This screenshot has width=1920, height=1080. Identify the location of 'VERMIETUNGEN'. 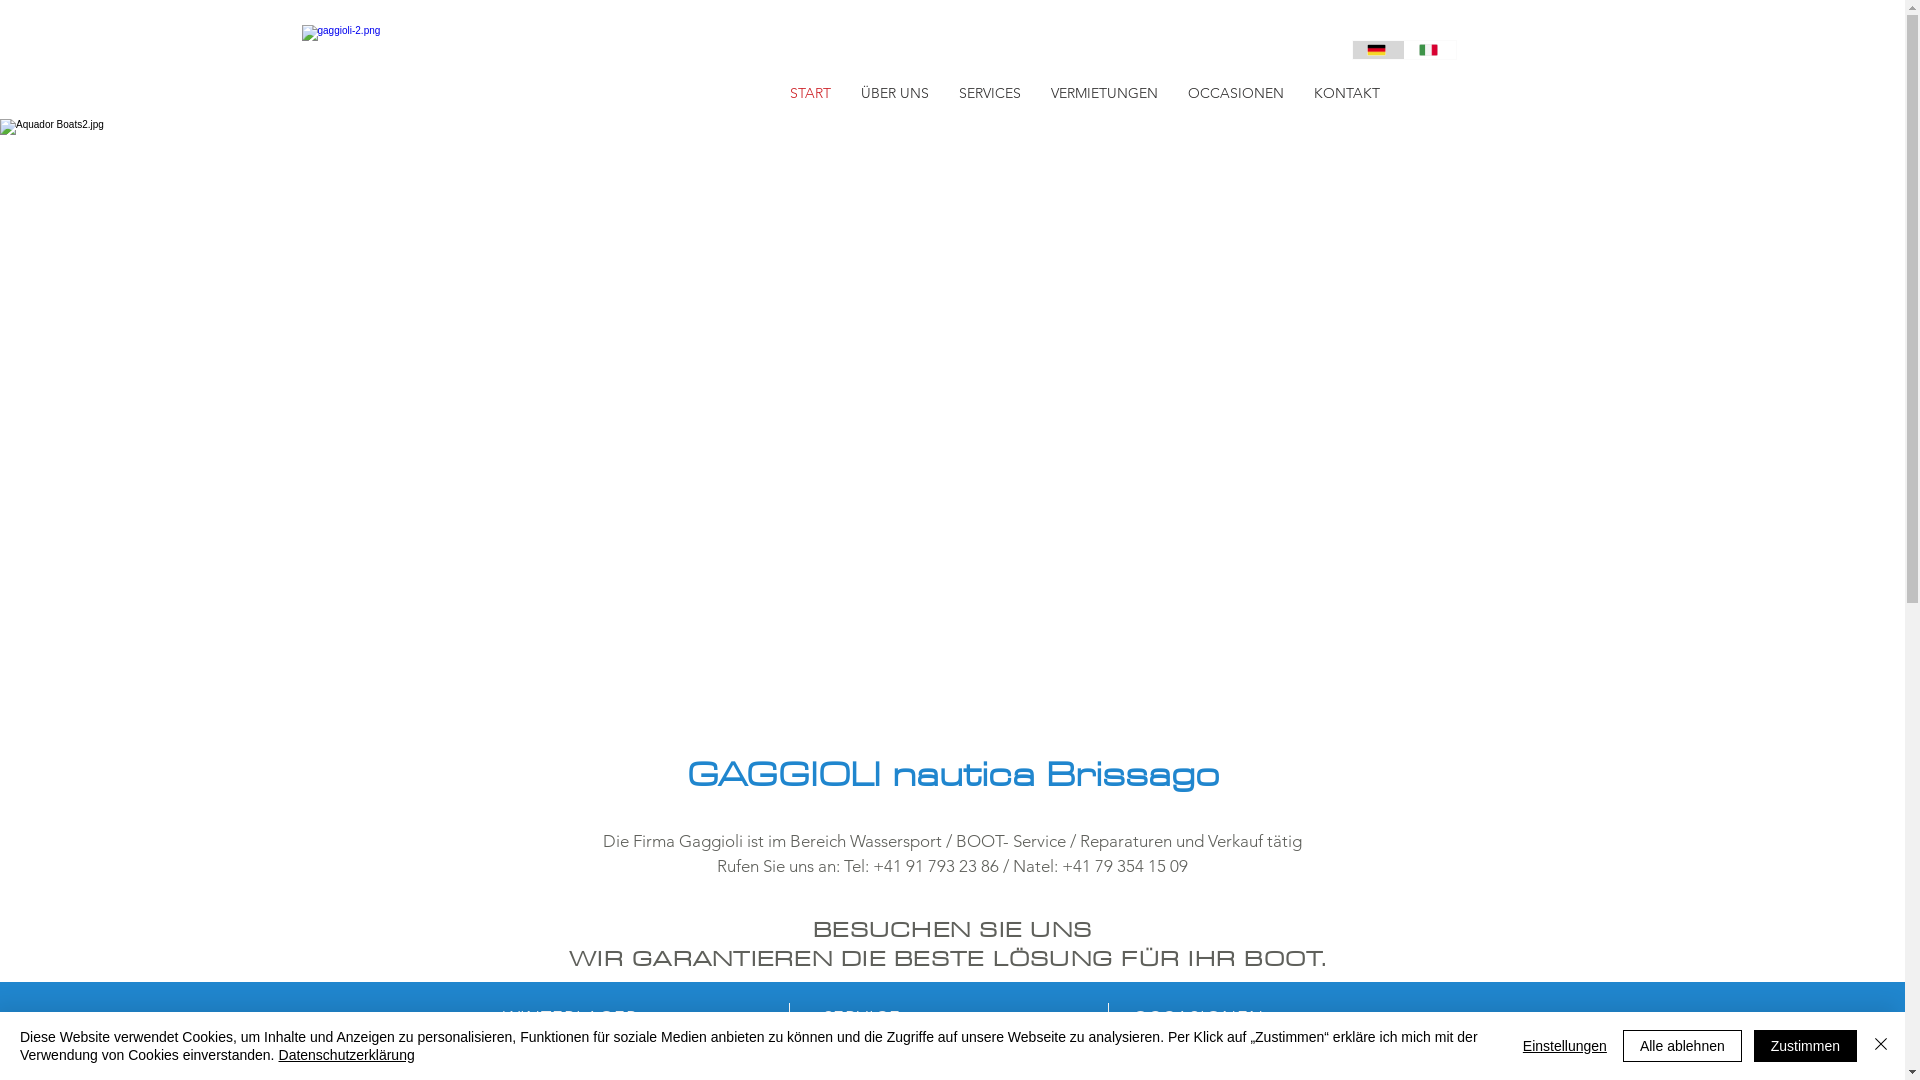
(1103, 92).